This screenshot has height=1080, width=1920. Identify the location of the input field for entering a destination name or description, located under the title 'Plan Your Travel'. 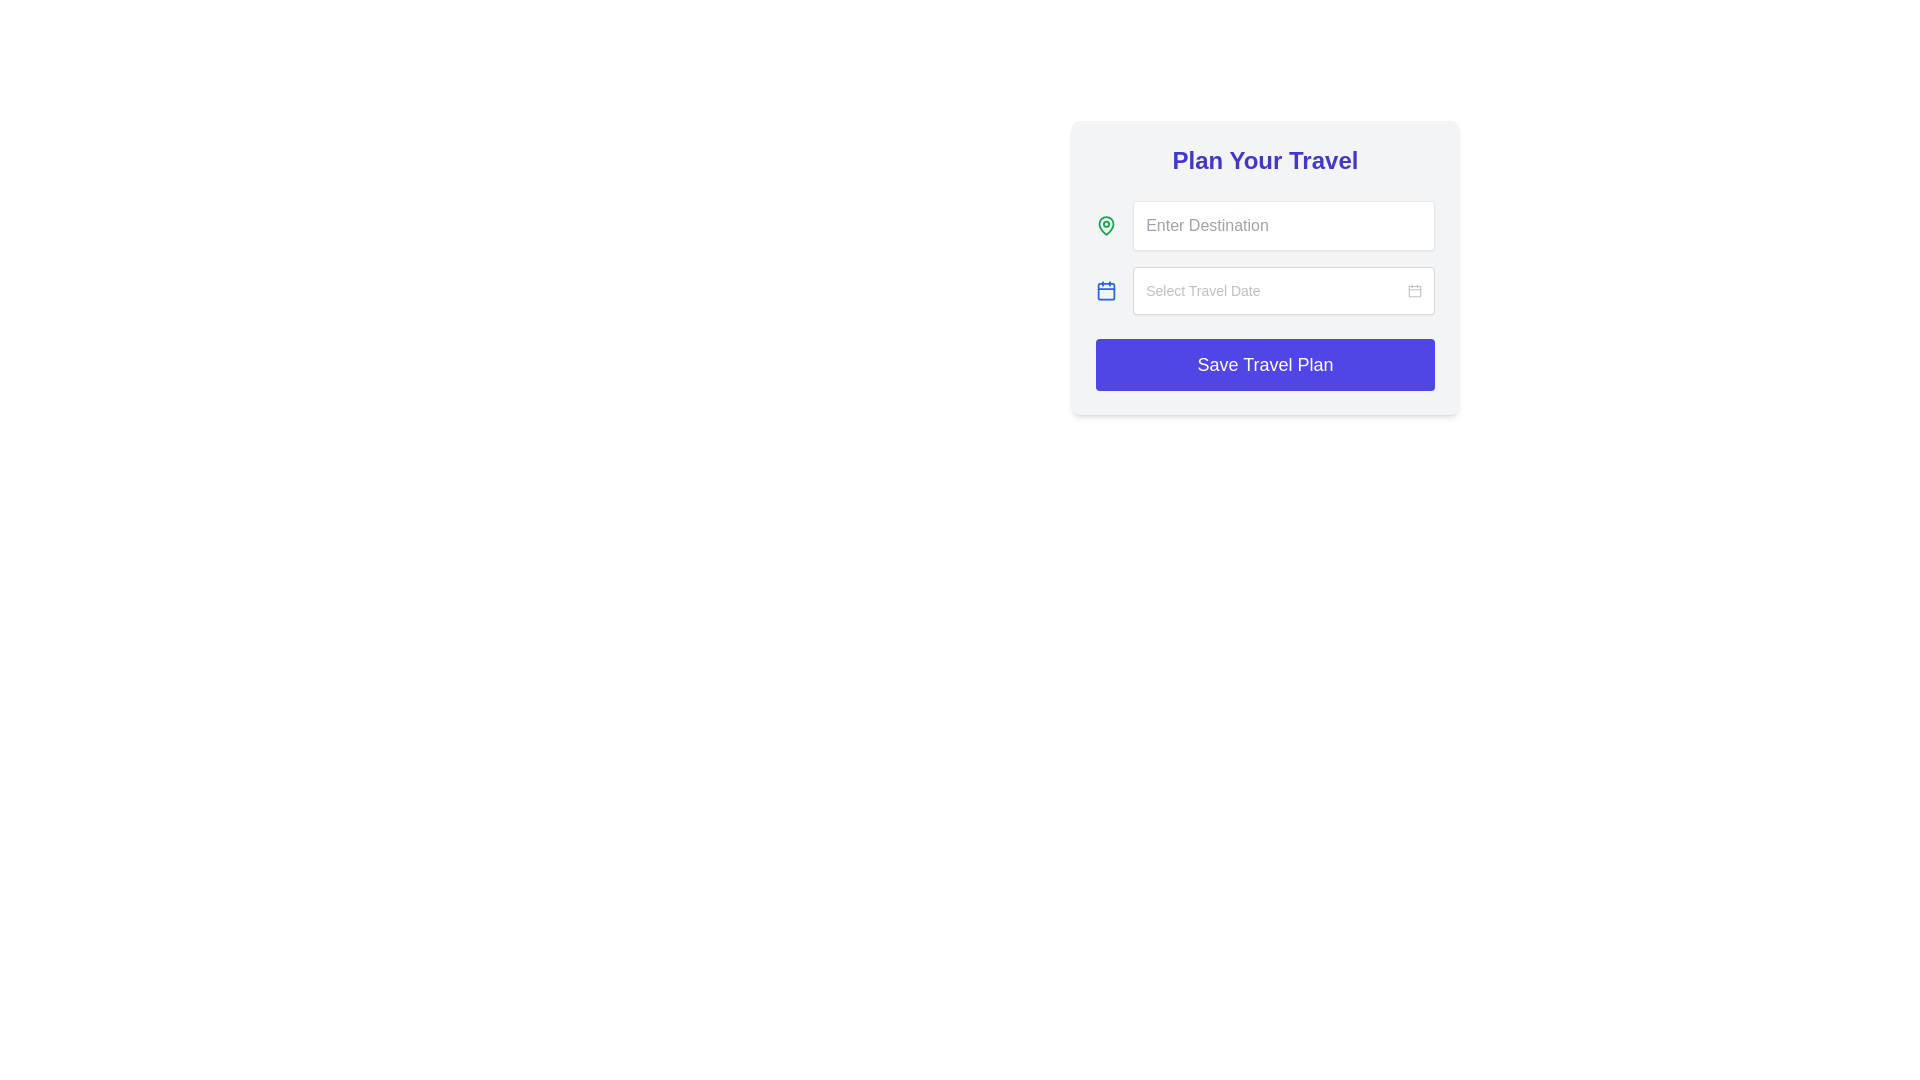
(1264, 225).